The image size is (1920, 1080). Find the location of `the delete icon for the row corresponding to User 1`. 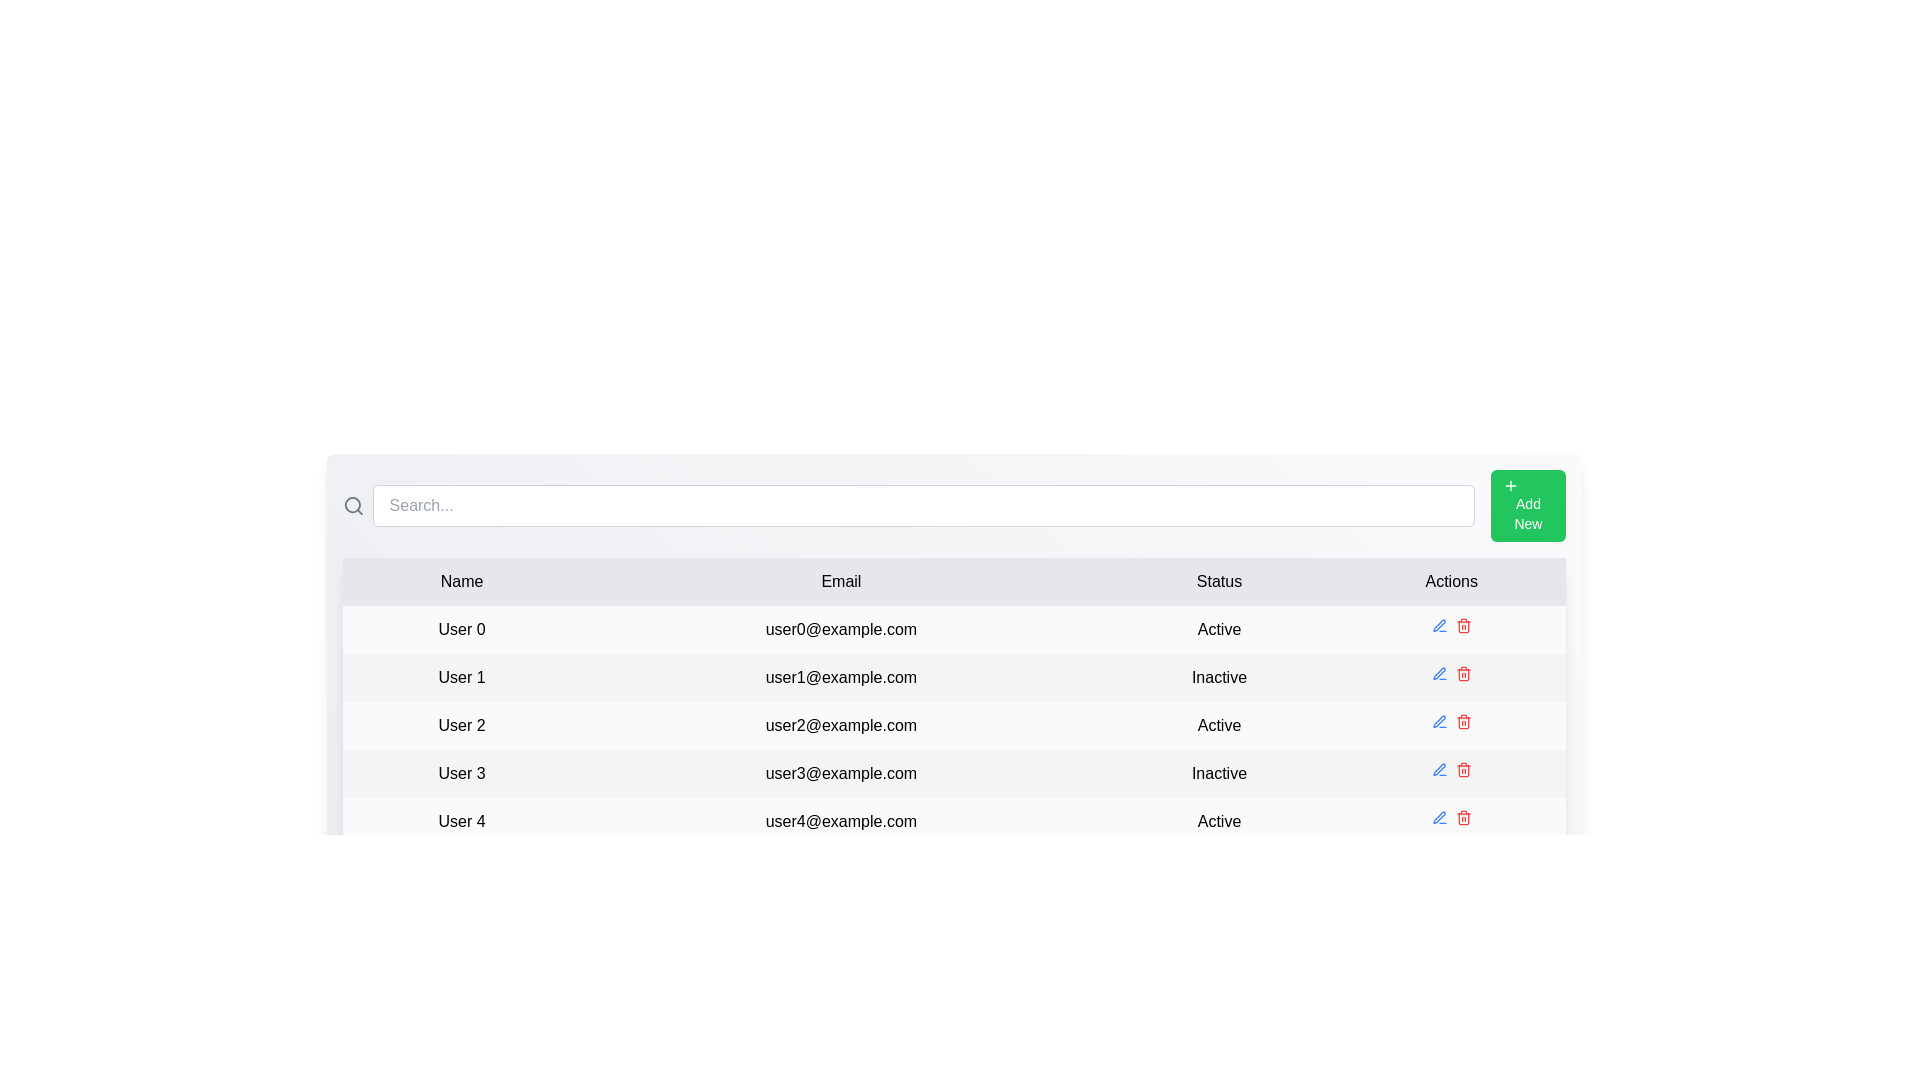

the delete icon for the row corresponding to User 1 is located at coordinates (1463, 674).